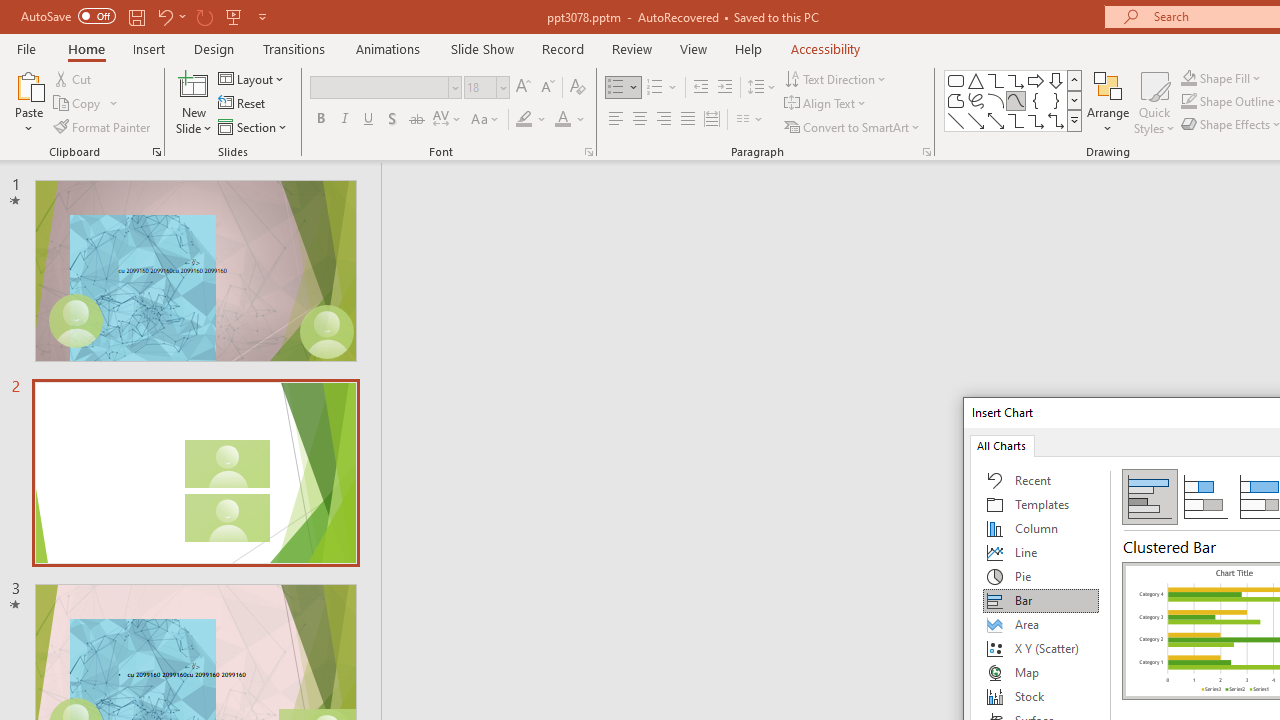 This screenshot has height=720, width=1280. Describe the element at coordinates (522, 86) in the screenshot. I see `'Increase Font Size'` at that location.